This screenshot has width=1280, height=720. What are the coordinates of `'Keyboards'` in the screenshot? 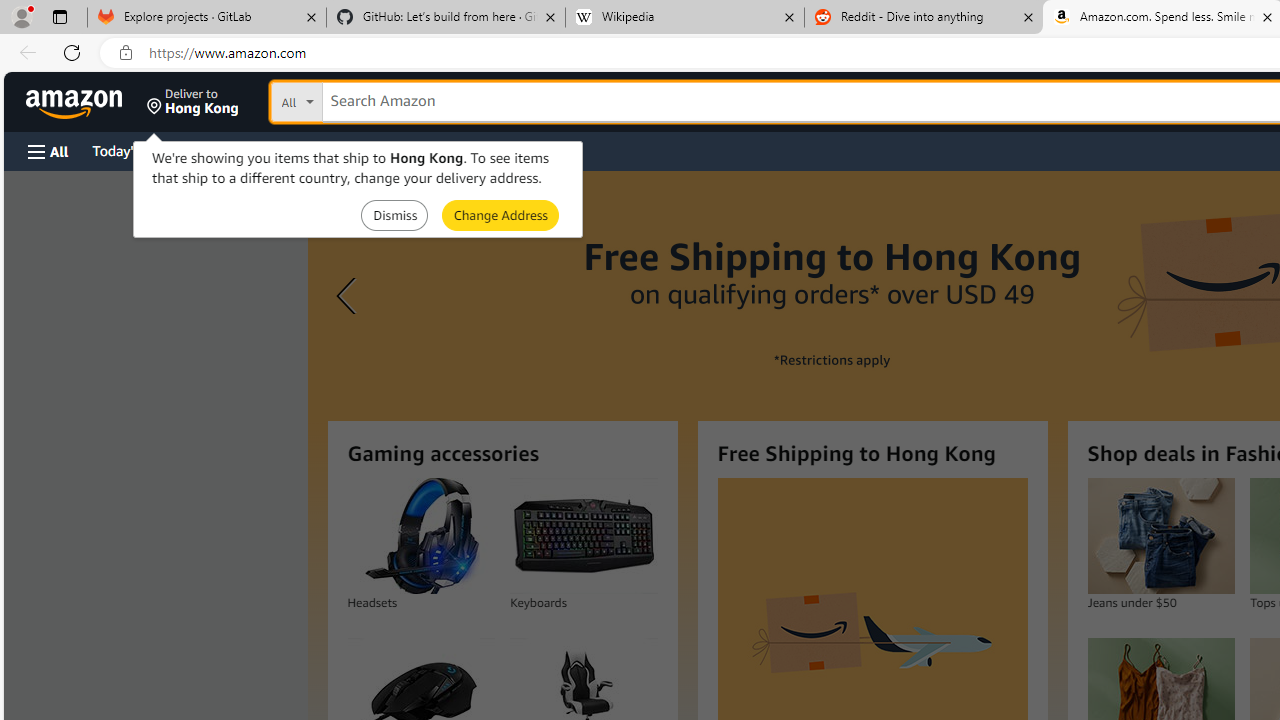 It's located at (583, 535).